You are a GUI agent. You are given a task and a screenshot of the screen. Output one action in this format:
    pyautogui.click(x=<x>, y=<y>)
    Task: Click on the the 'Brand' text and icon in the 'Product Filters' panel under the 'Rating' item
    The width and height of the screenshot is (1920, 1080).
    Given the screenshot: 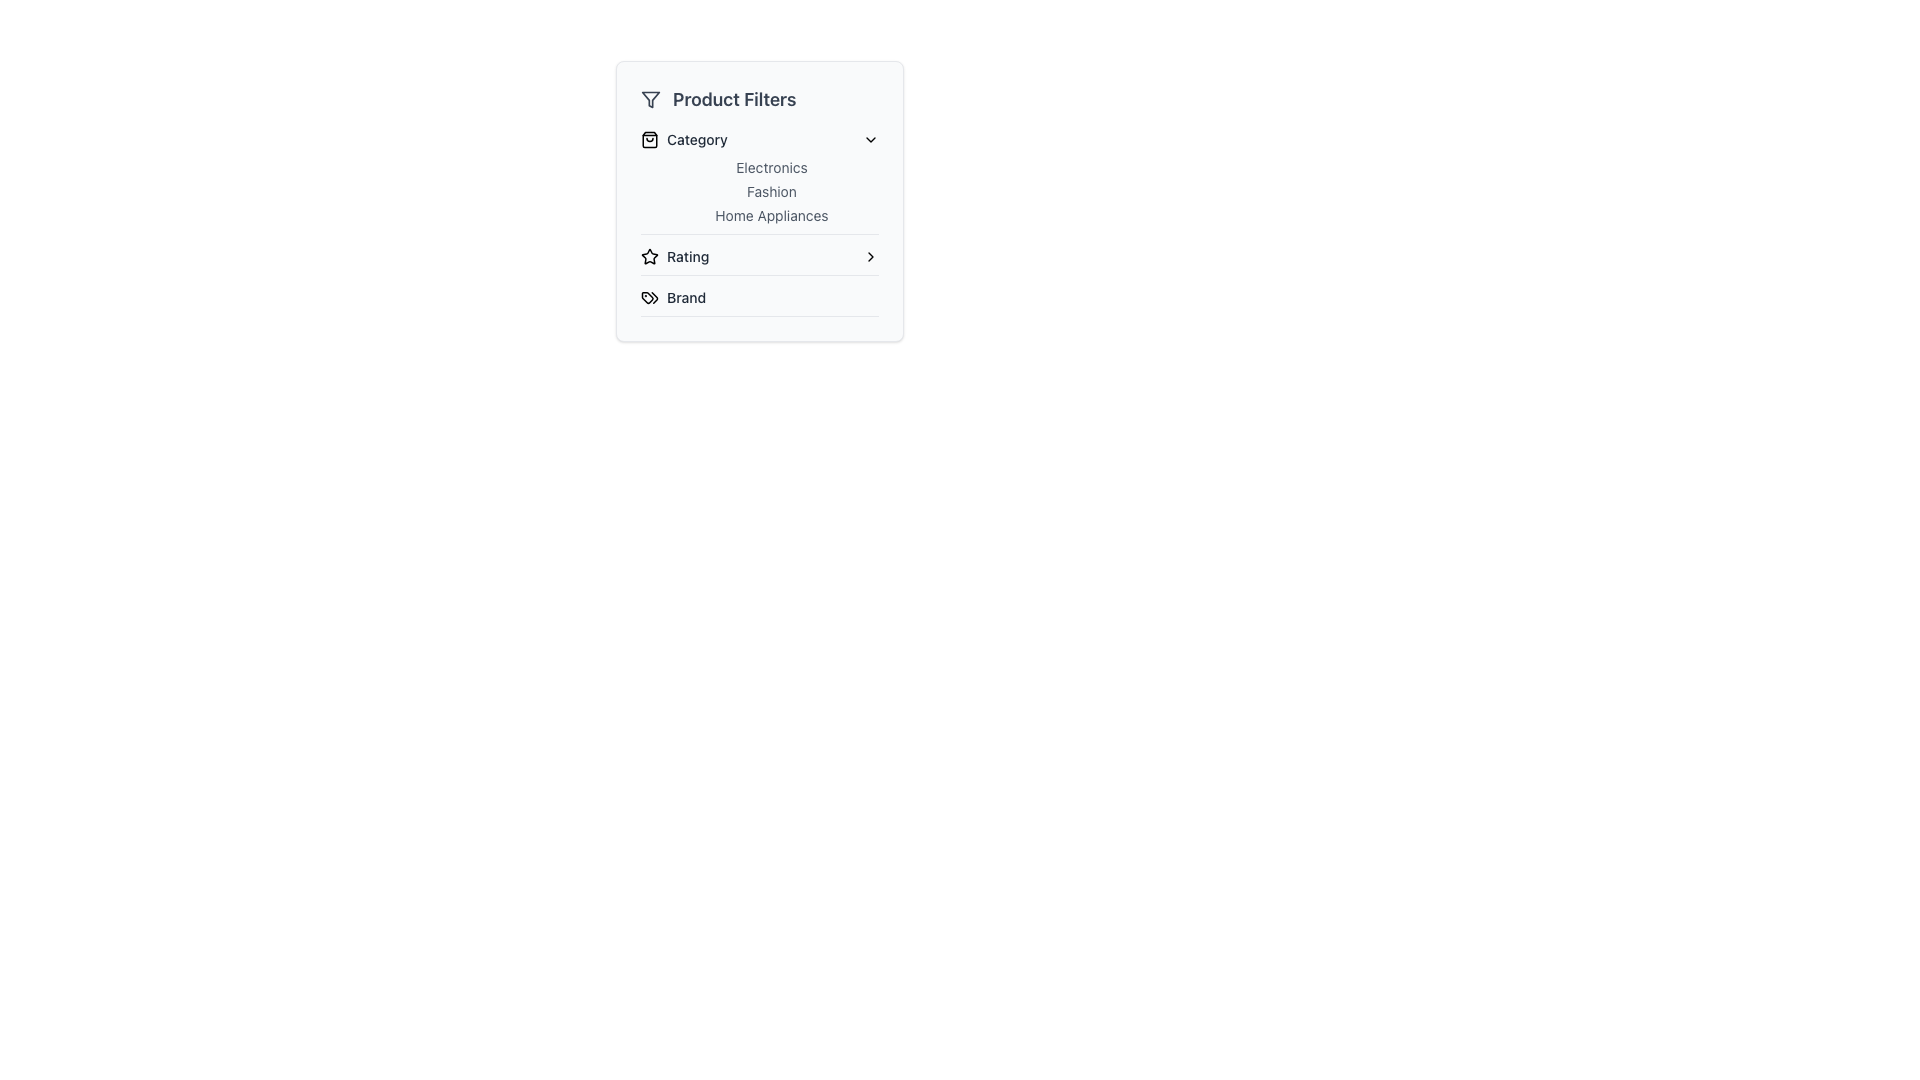 What is the action you would take?
    pyautogui.click(x=673, y=297)
    